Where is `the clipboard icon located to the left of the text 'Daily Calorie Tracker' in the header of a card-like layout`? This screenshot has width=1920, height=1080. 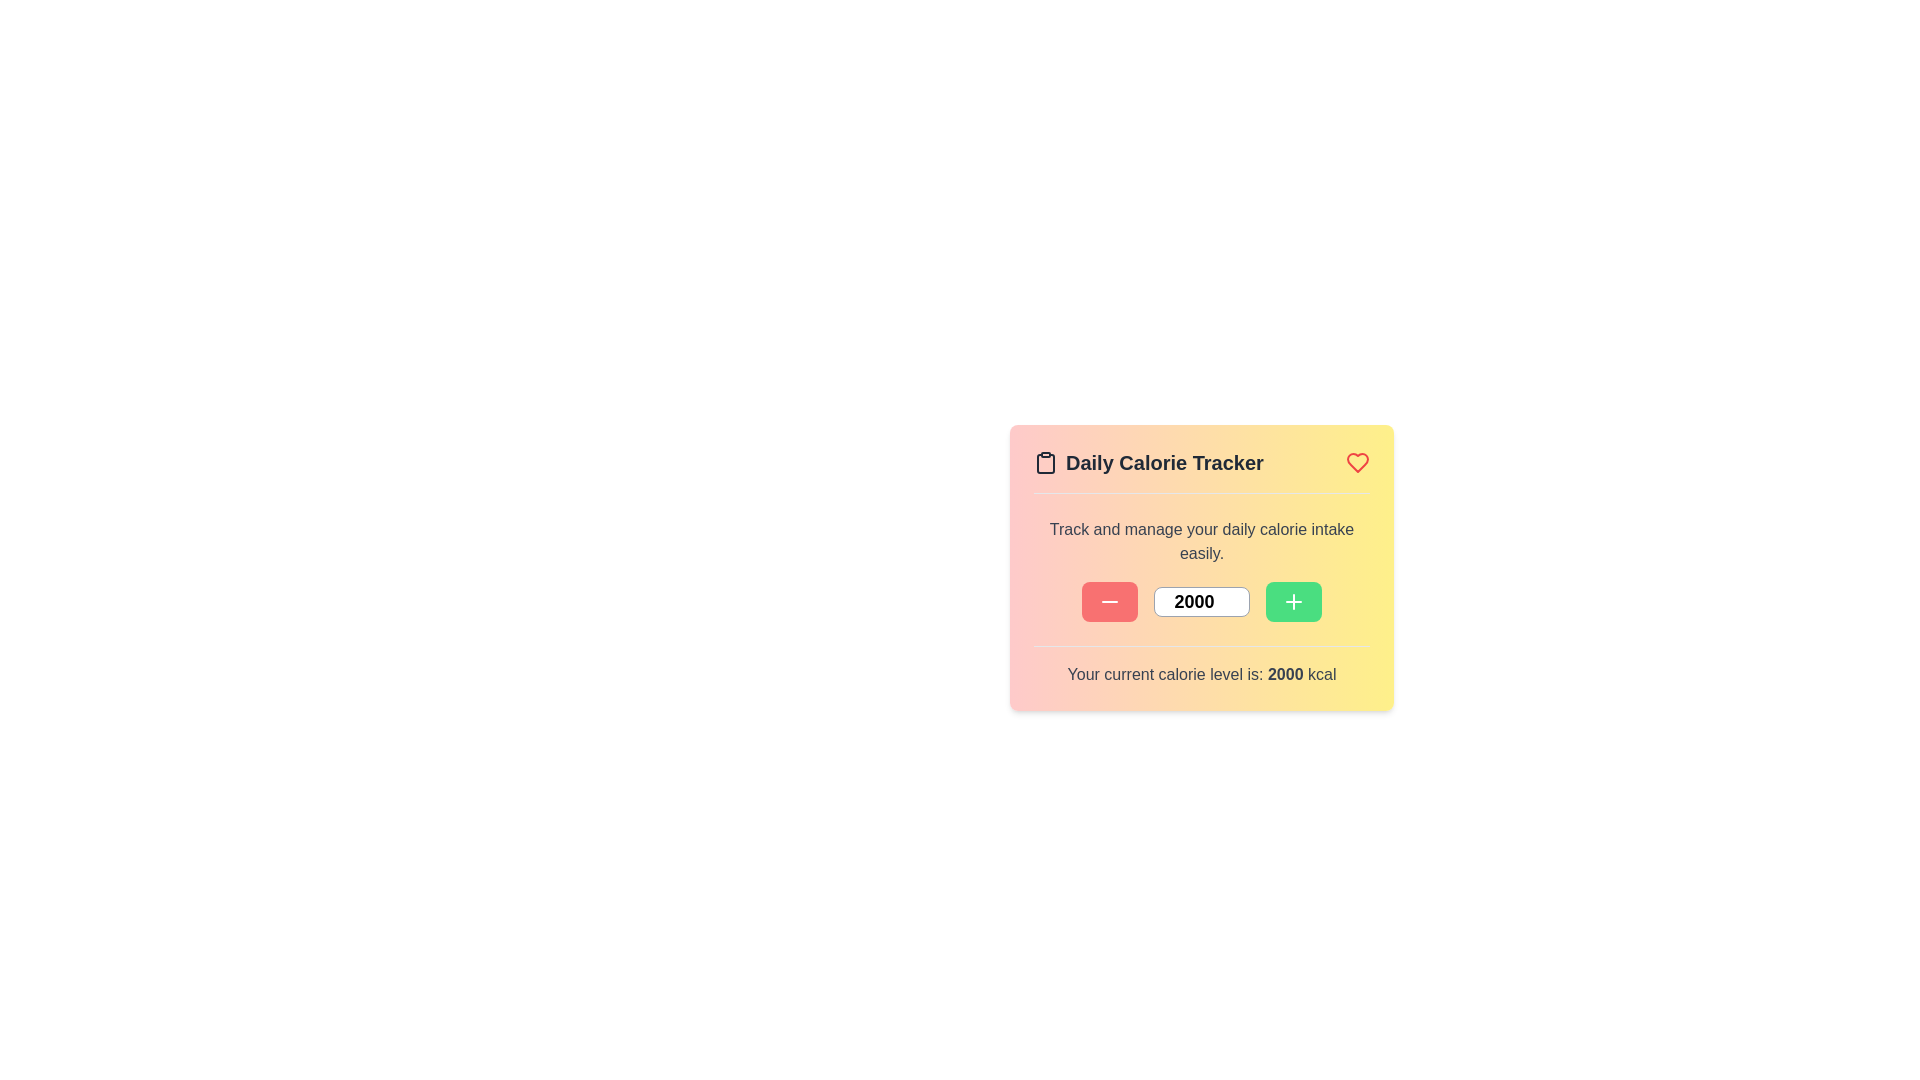
the clipboard icon located to the left of the text 'Daily Calorie Tracker' in the header of a card-like layout is located at coordinates (1045, 462).